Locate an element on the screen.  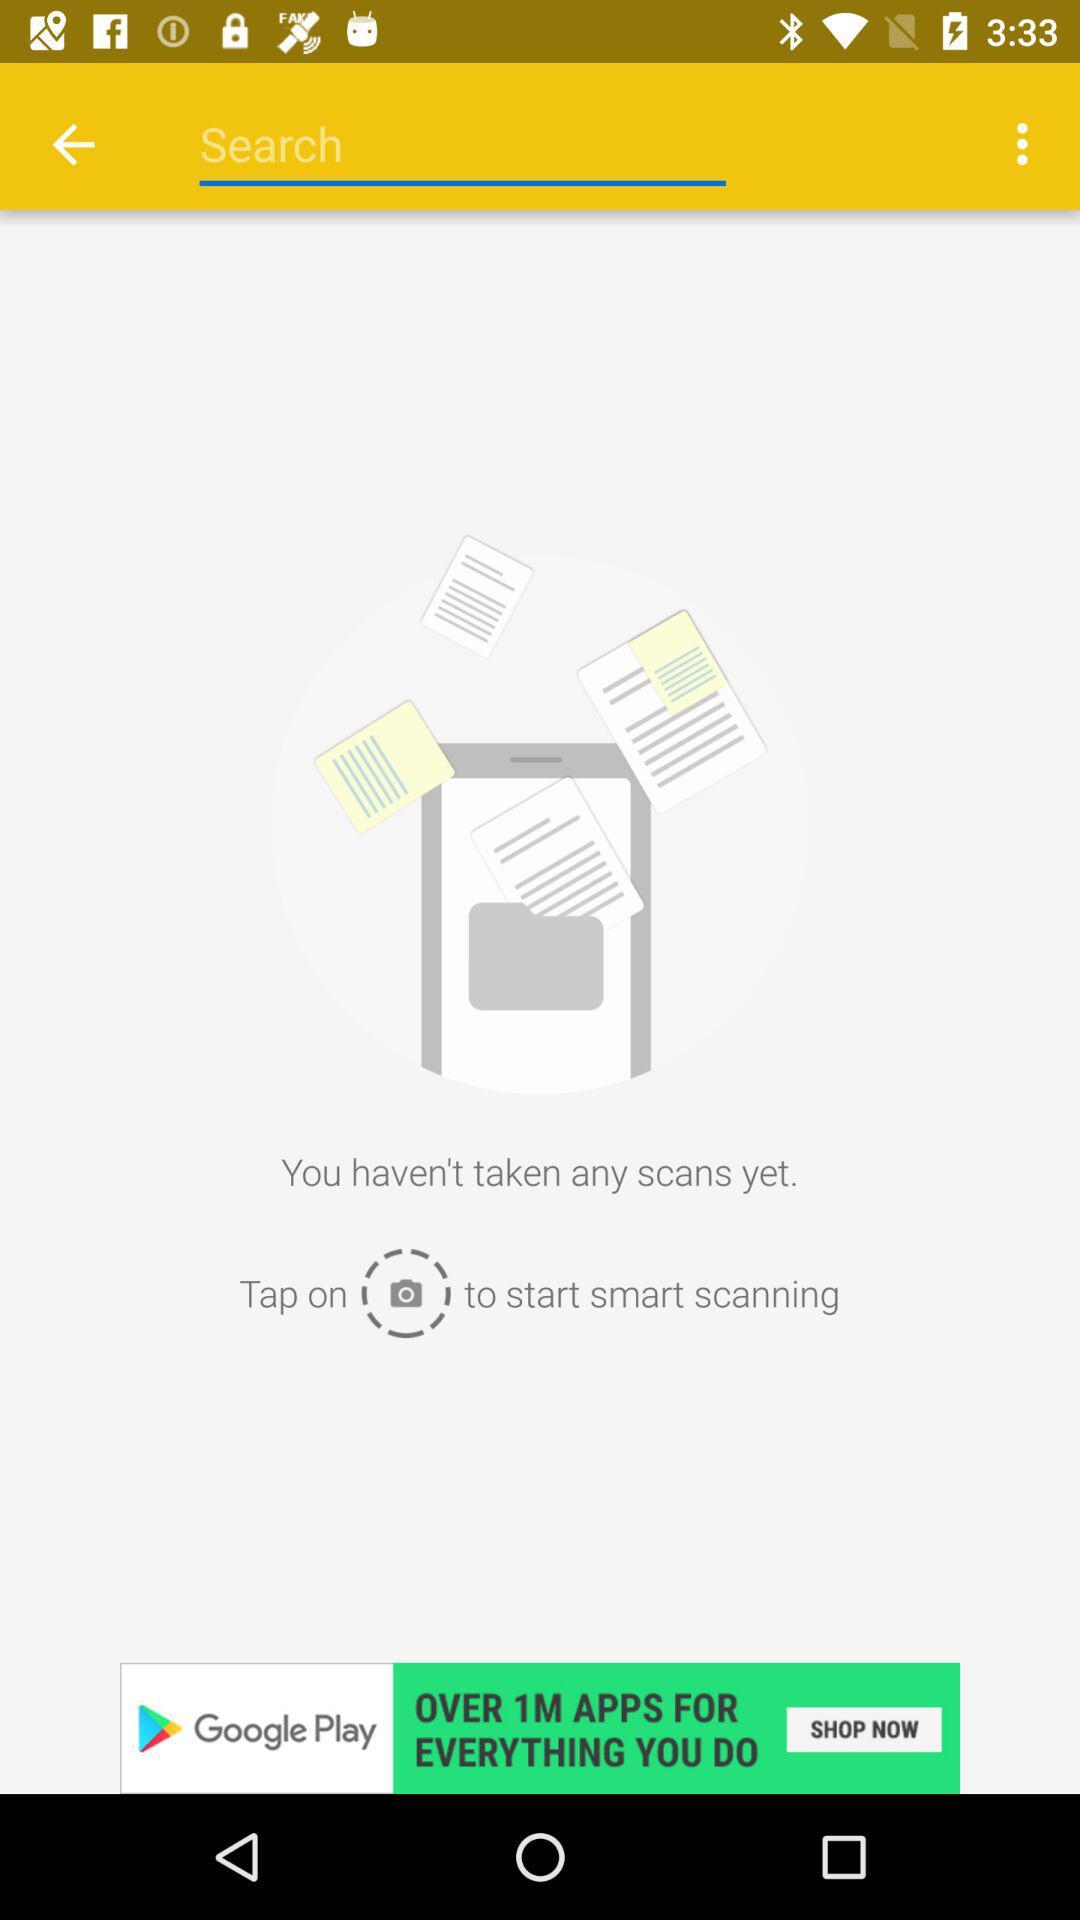
the advertisement is located at coordinates (540, 1727).